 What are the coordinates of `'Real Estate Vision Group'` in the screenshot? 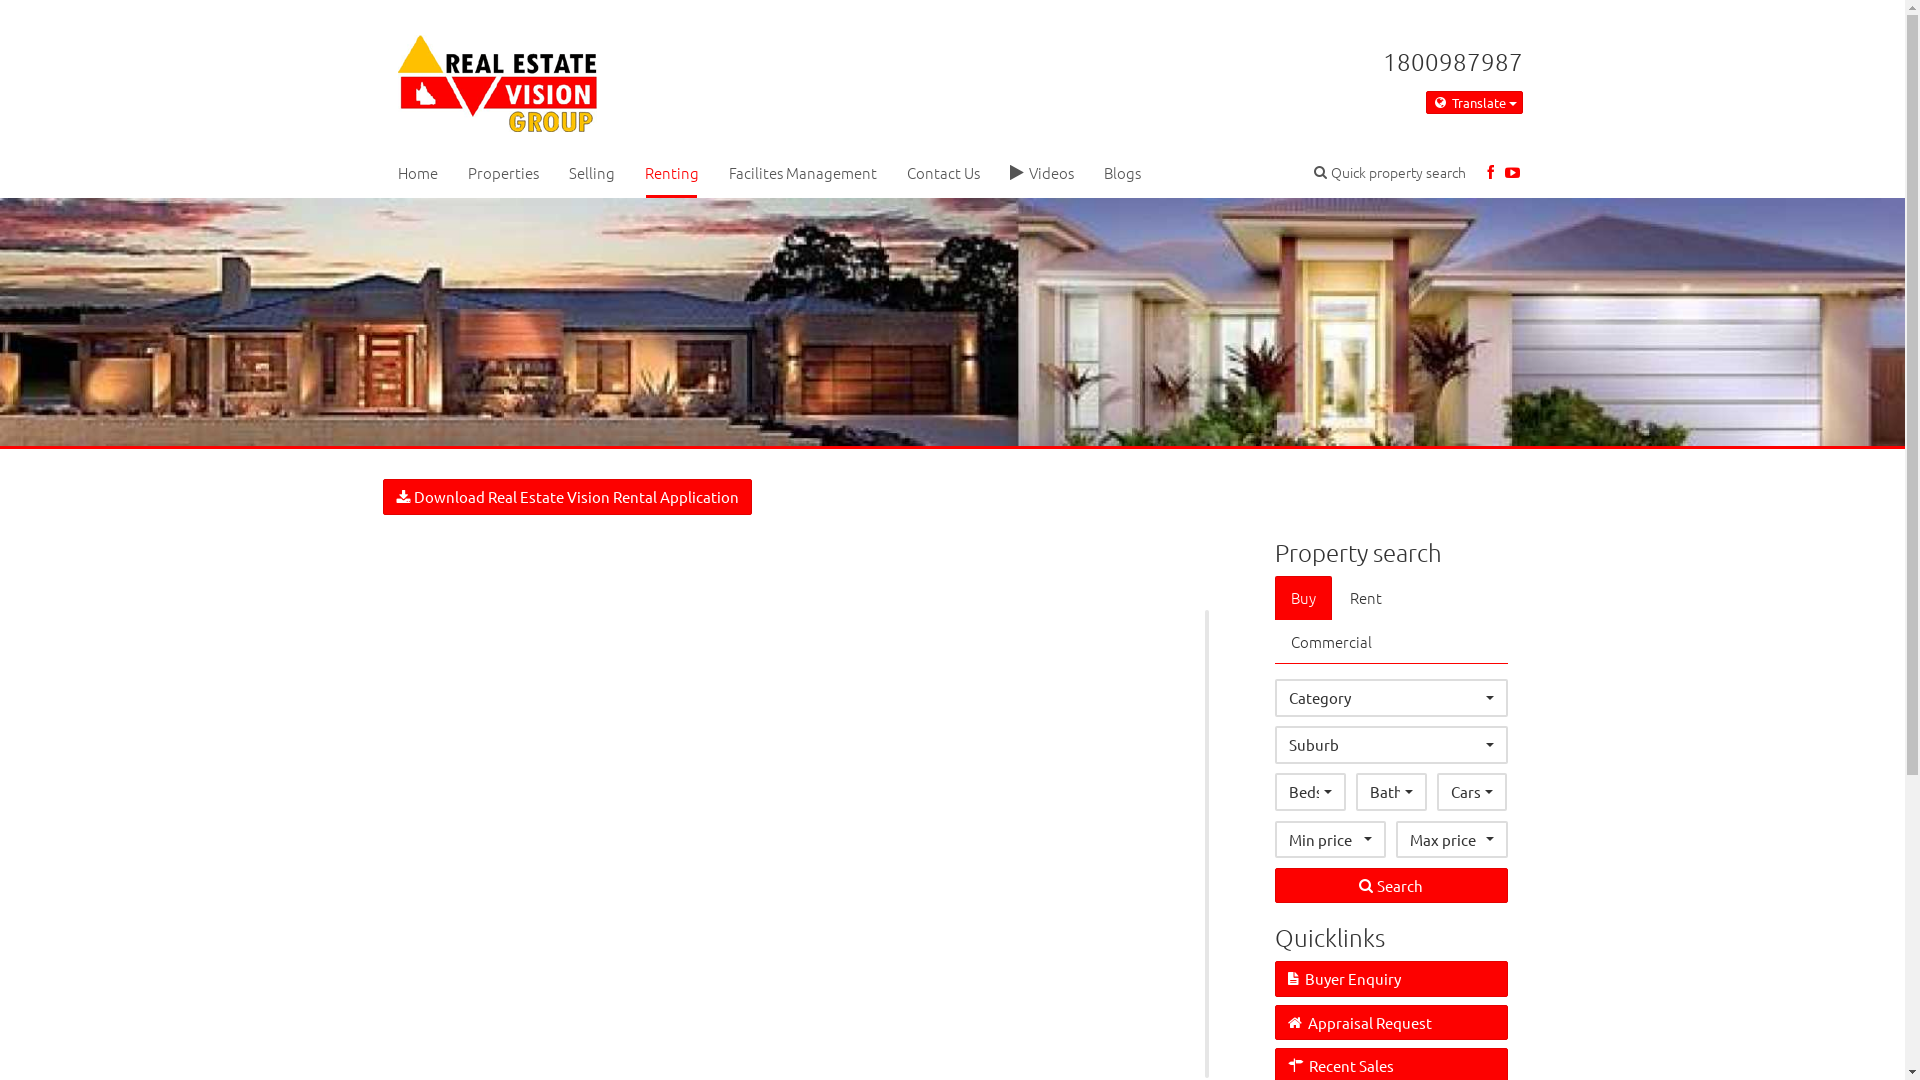 It's located at (497, 77).